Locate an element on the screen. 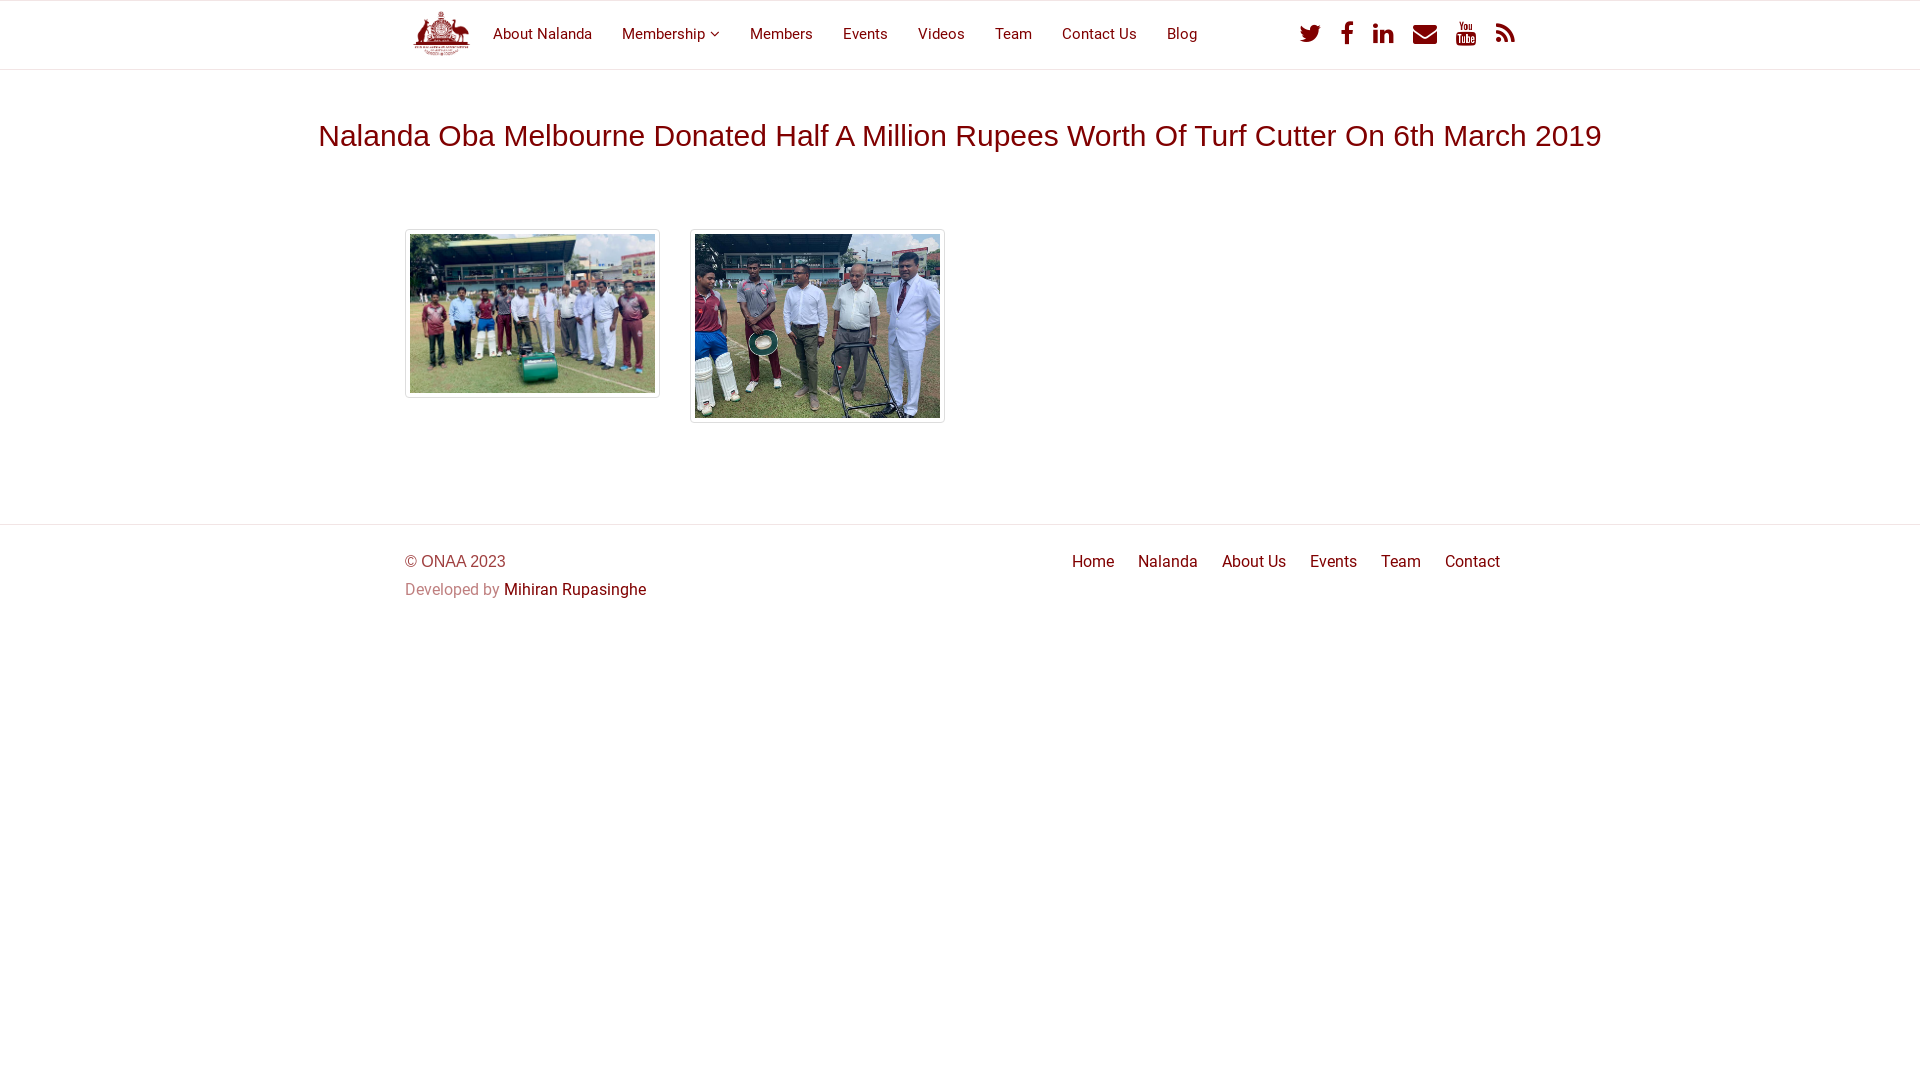 The height and width of the screenshot is (1080, 1920). 'Videos' is located at coordinates (940, 32).